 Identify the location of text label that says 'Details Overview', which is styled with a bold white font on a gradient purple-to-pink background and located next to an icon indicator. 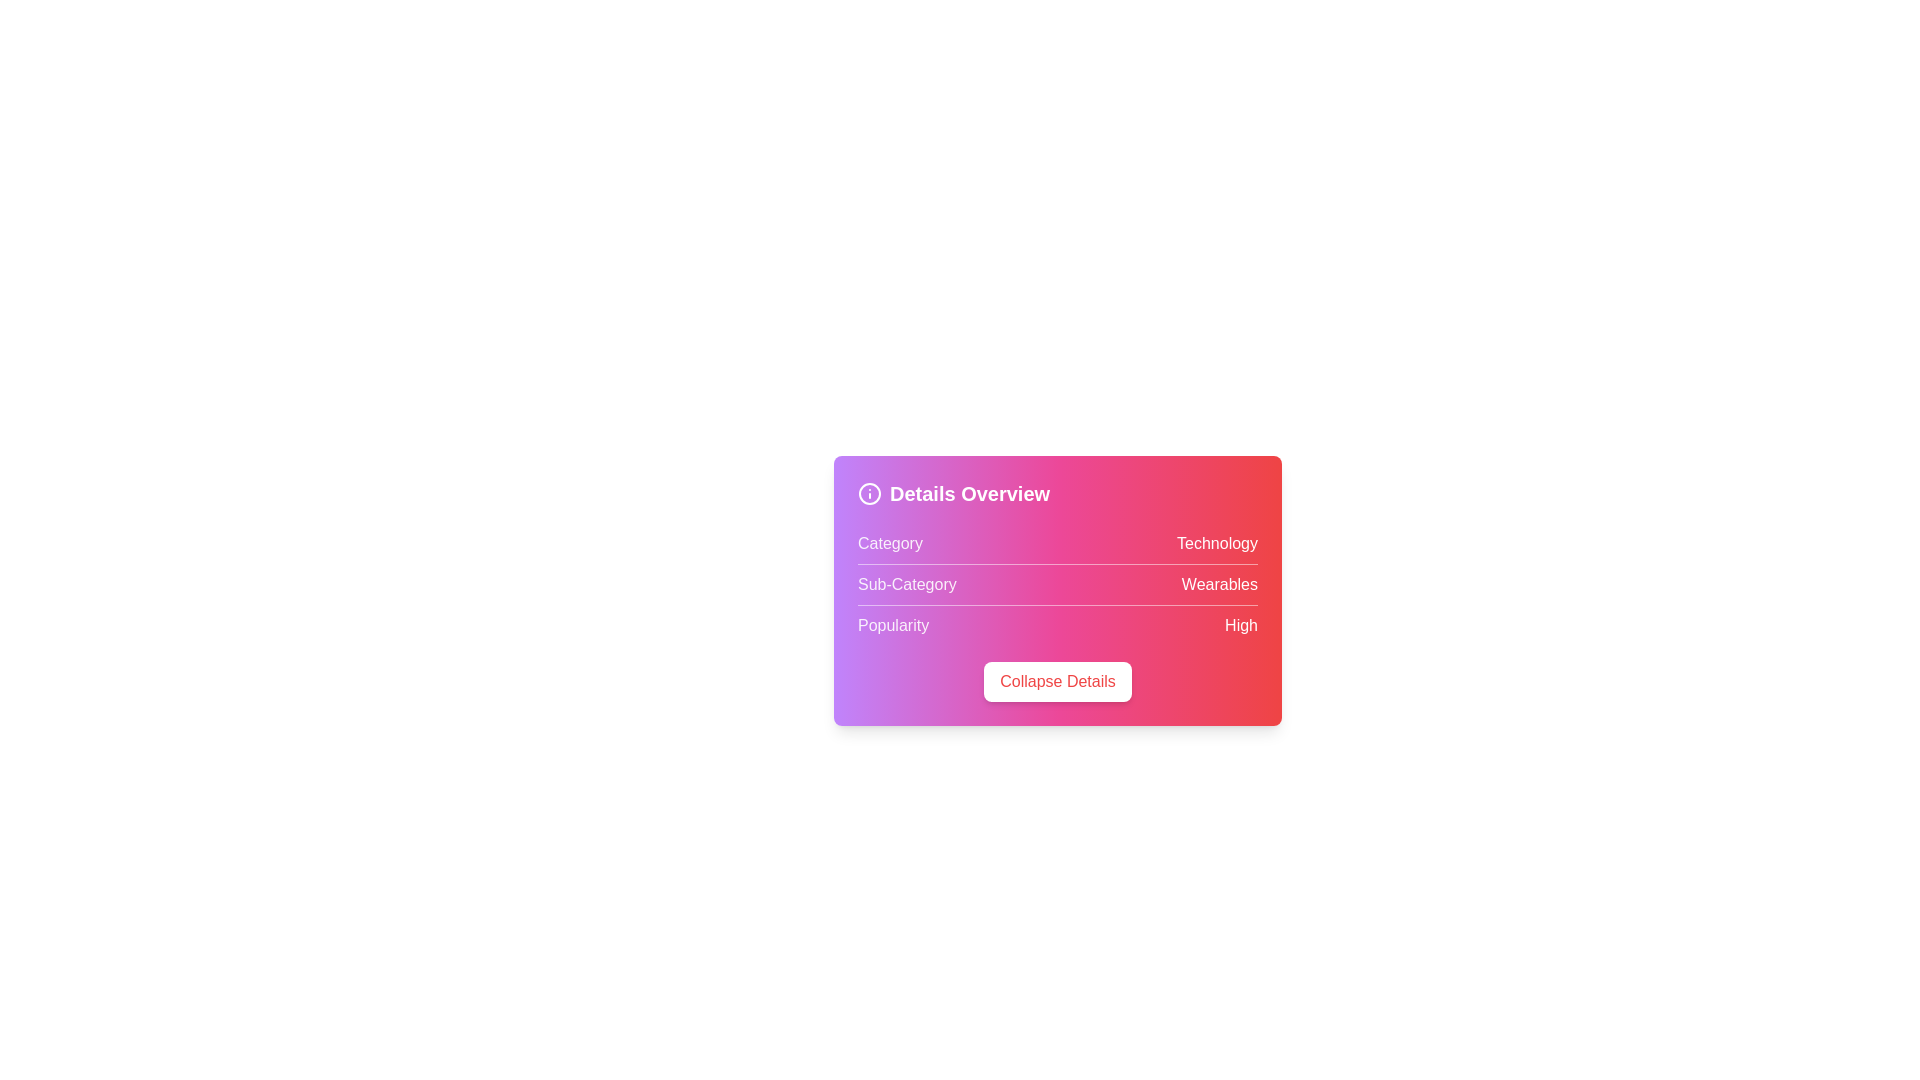
(969, 493).